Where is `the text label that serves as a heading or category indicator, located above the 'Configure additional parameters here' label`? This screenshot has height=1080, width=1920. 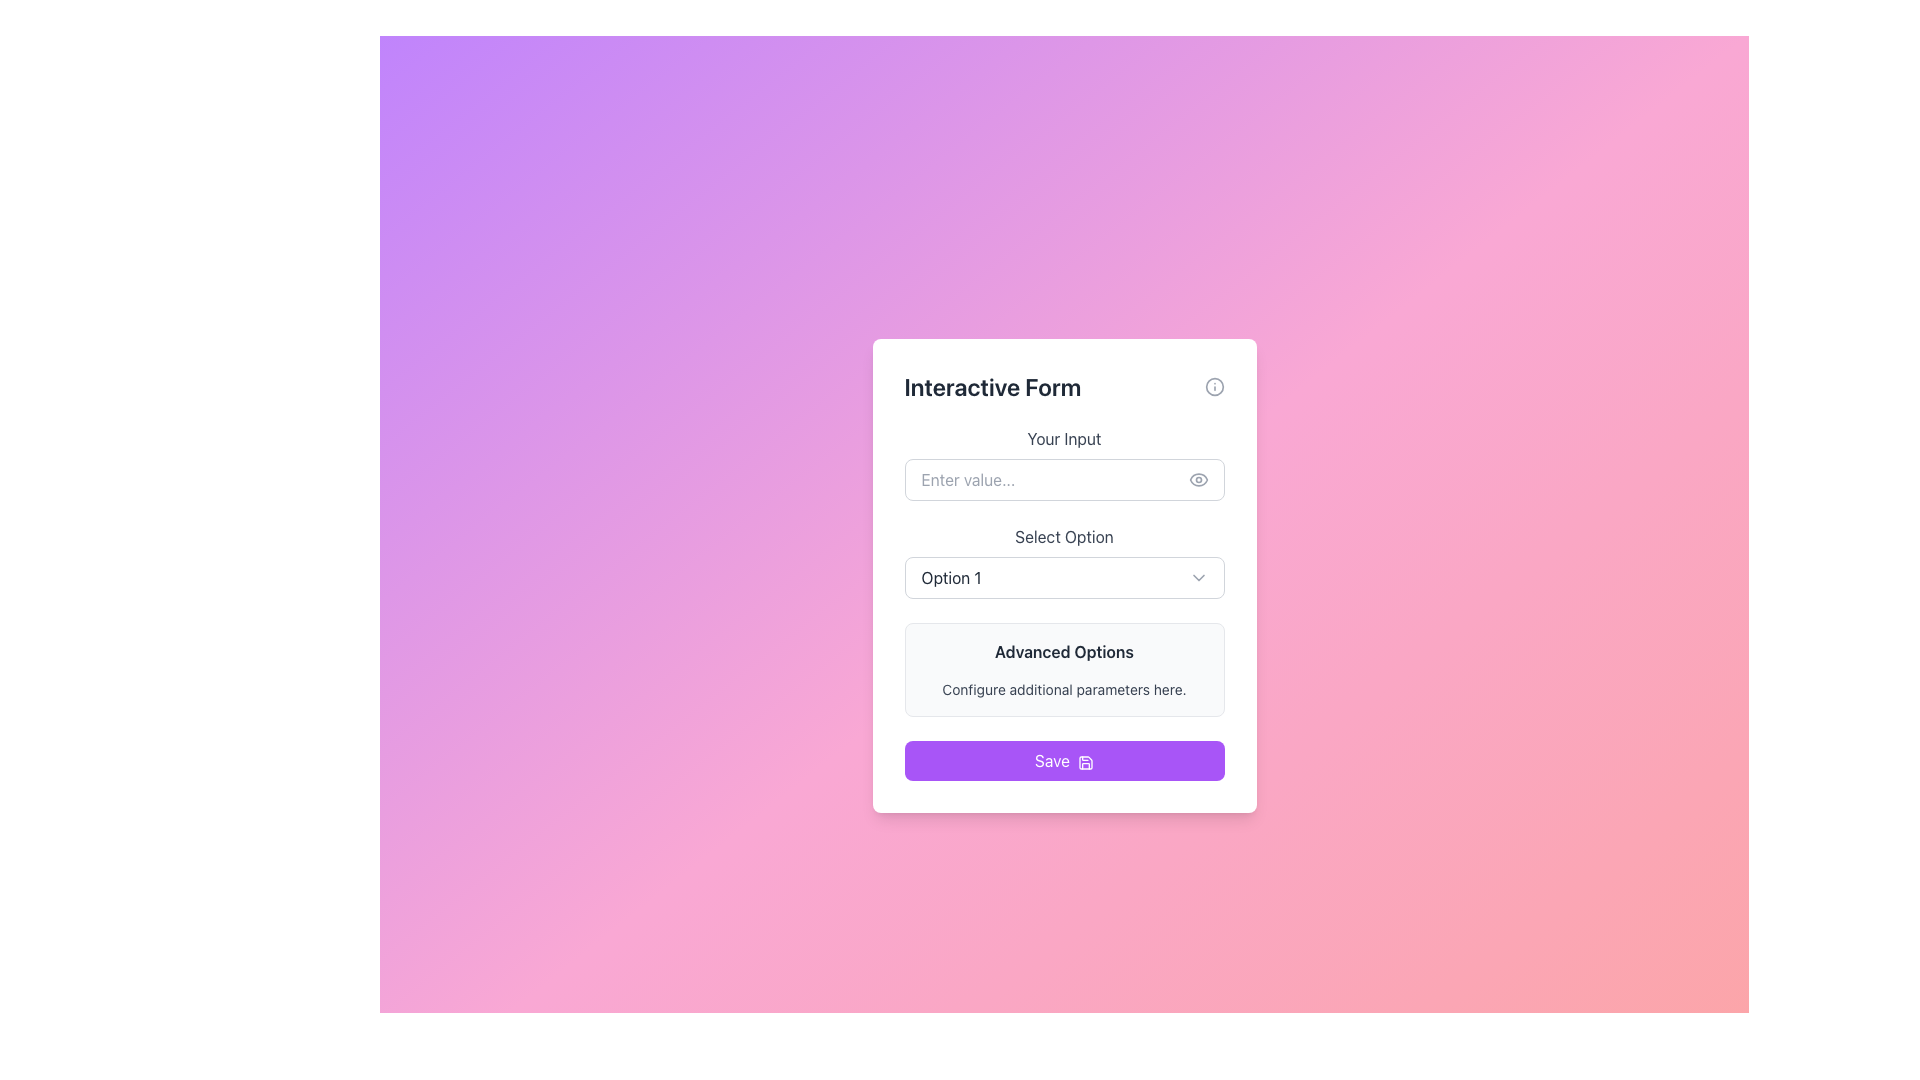
the text label that serves as a heading or category indicator, located above the 'Configure additional parameters here' label is located at coordinates (1063, 651).